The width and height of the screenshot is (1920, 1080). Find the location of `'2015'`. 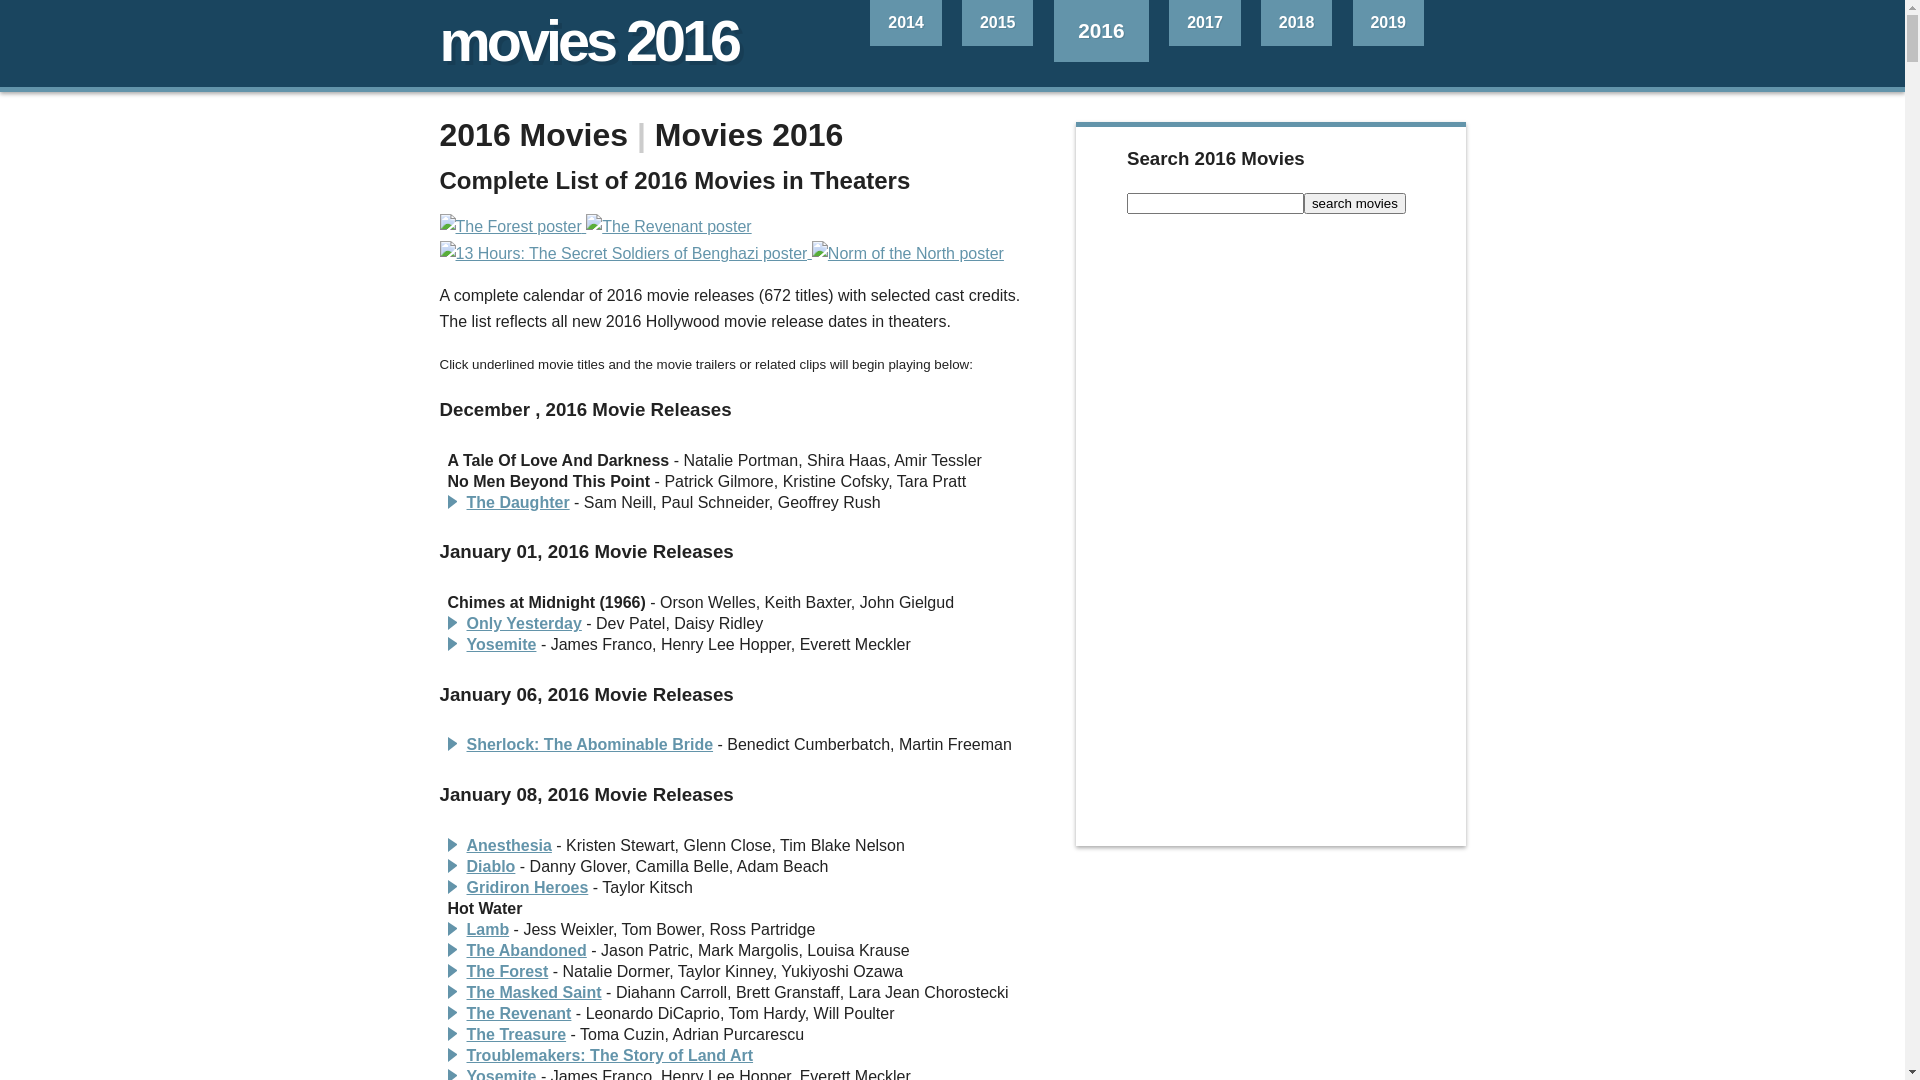

'2015' is located at coordinates (961, 23).